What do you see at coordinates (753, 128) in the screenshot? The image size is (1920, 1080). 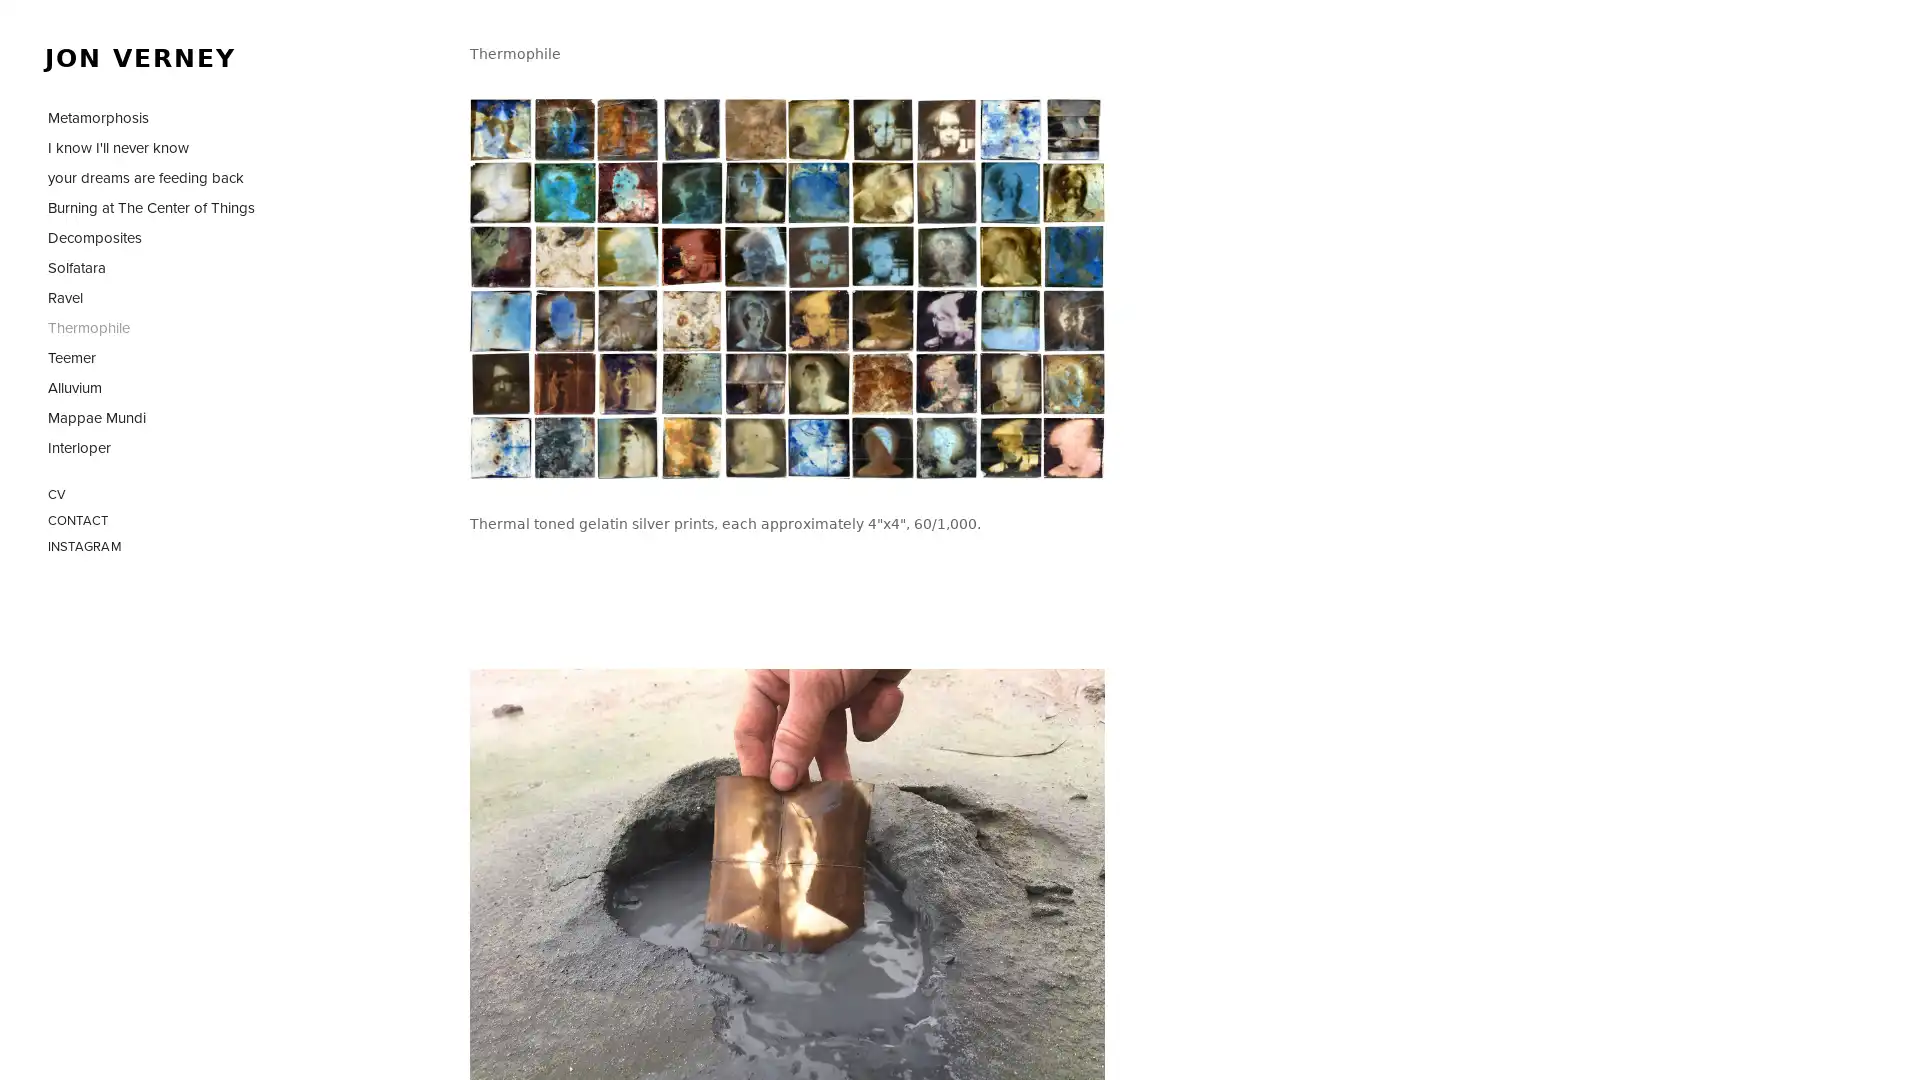 I see `View fullsize jon_verney_thermophile_32.jpg` at bounding box center [753, 128].